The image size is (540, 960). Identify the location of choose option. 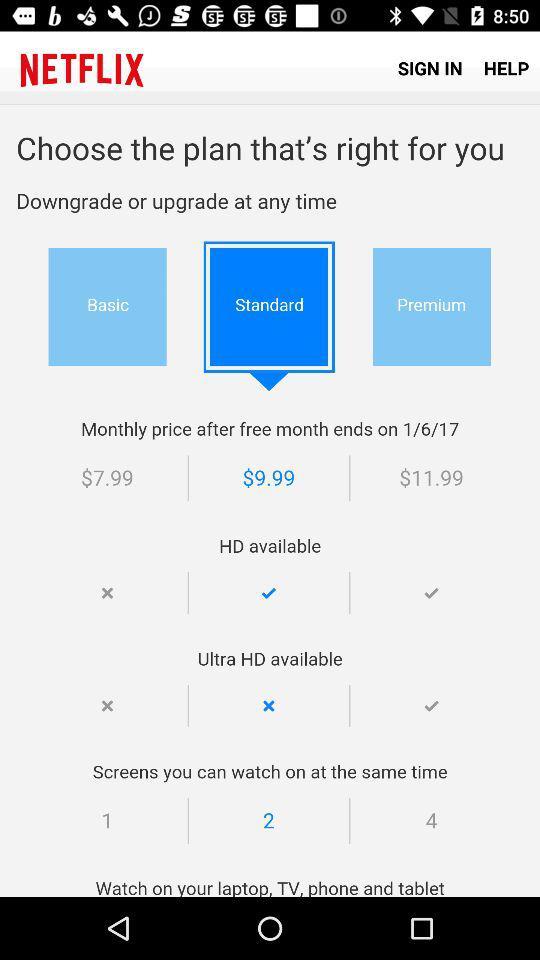
(270, 500).